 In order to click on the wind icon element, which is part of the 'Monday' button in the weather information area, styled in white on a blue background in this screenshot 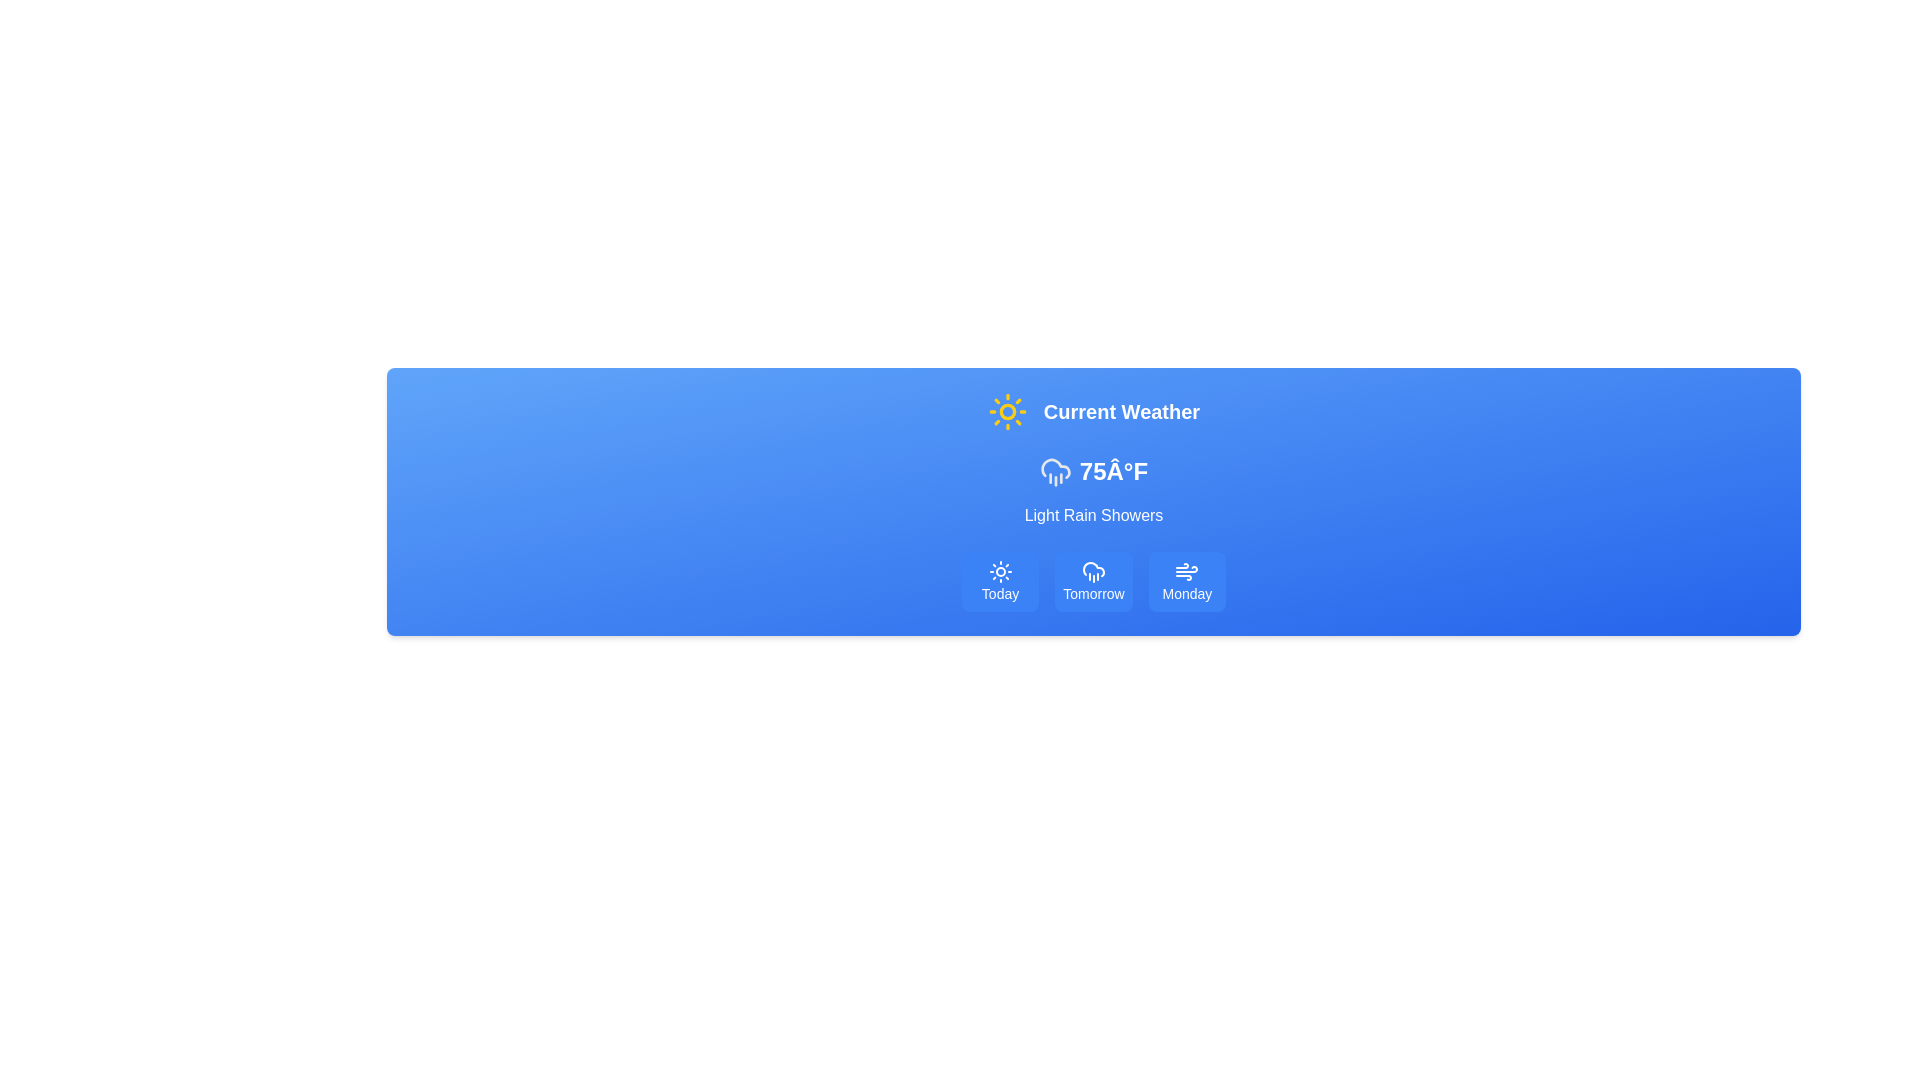, I will do `click(1187, 571)`.